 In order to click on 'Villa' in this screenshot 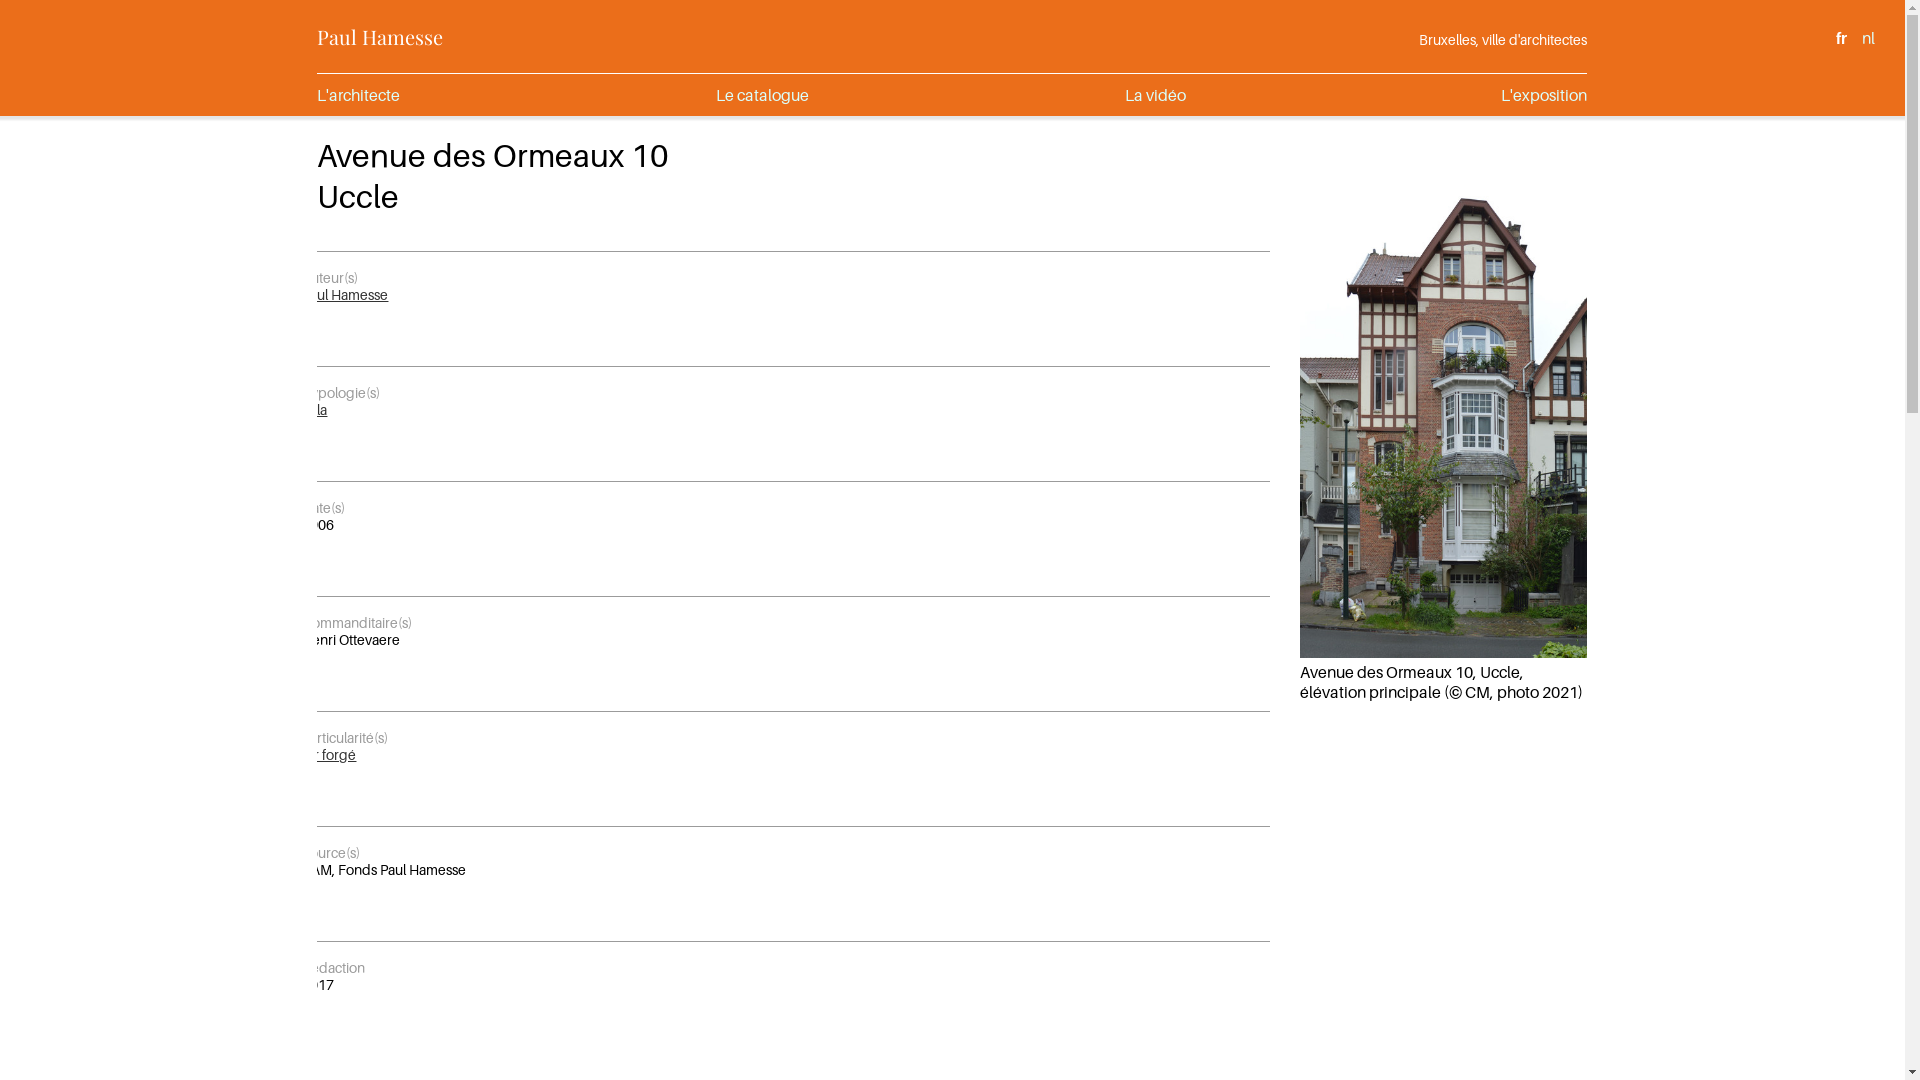, I will do `click(313, 408)`.